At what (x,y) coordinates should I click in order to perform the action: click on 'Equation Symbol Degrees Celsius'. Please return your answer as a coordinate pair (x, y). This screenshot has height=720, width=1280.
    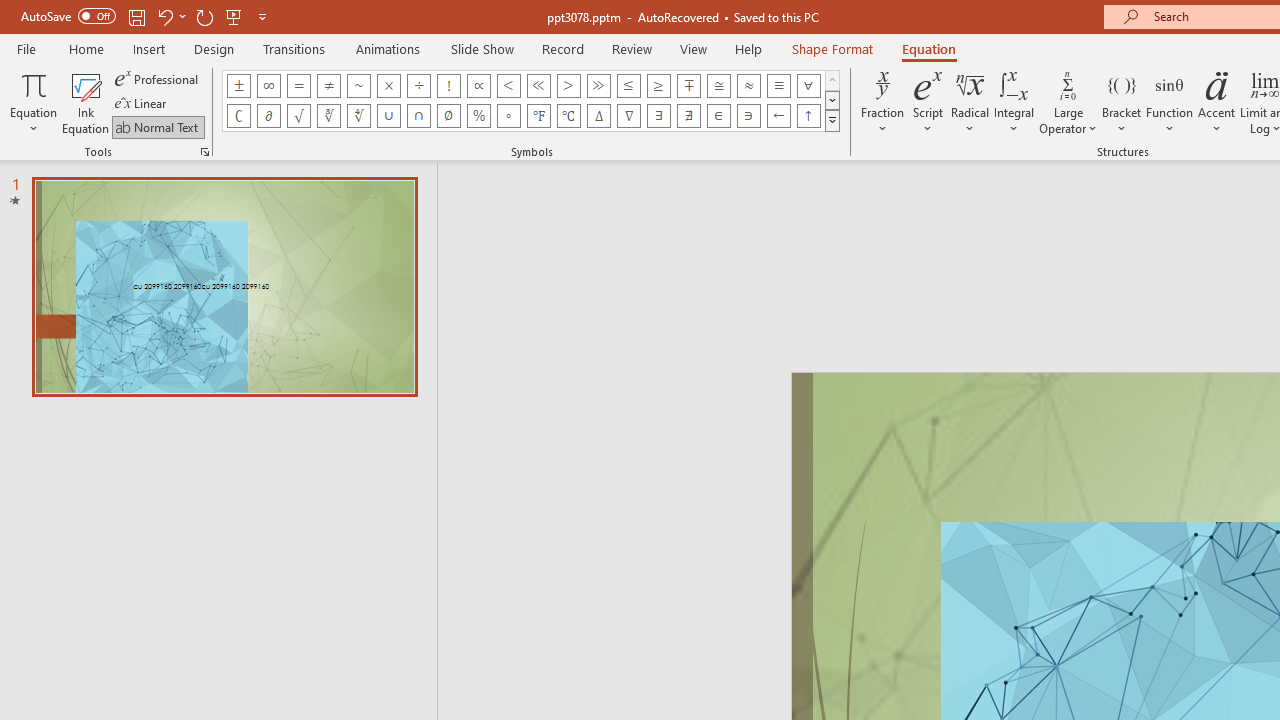
    Looking at the image, I should click on (567, 115).